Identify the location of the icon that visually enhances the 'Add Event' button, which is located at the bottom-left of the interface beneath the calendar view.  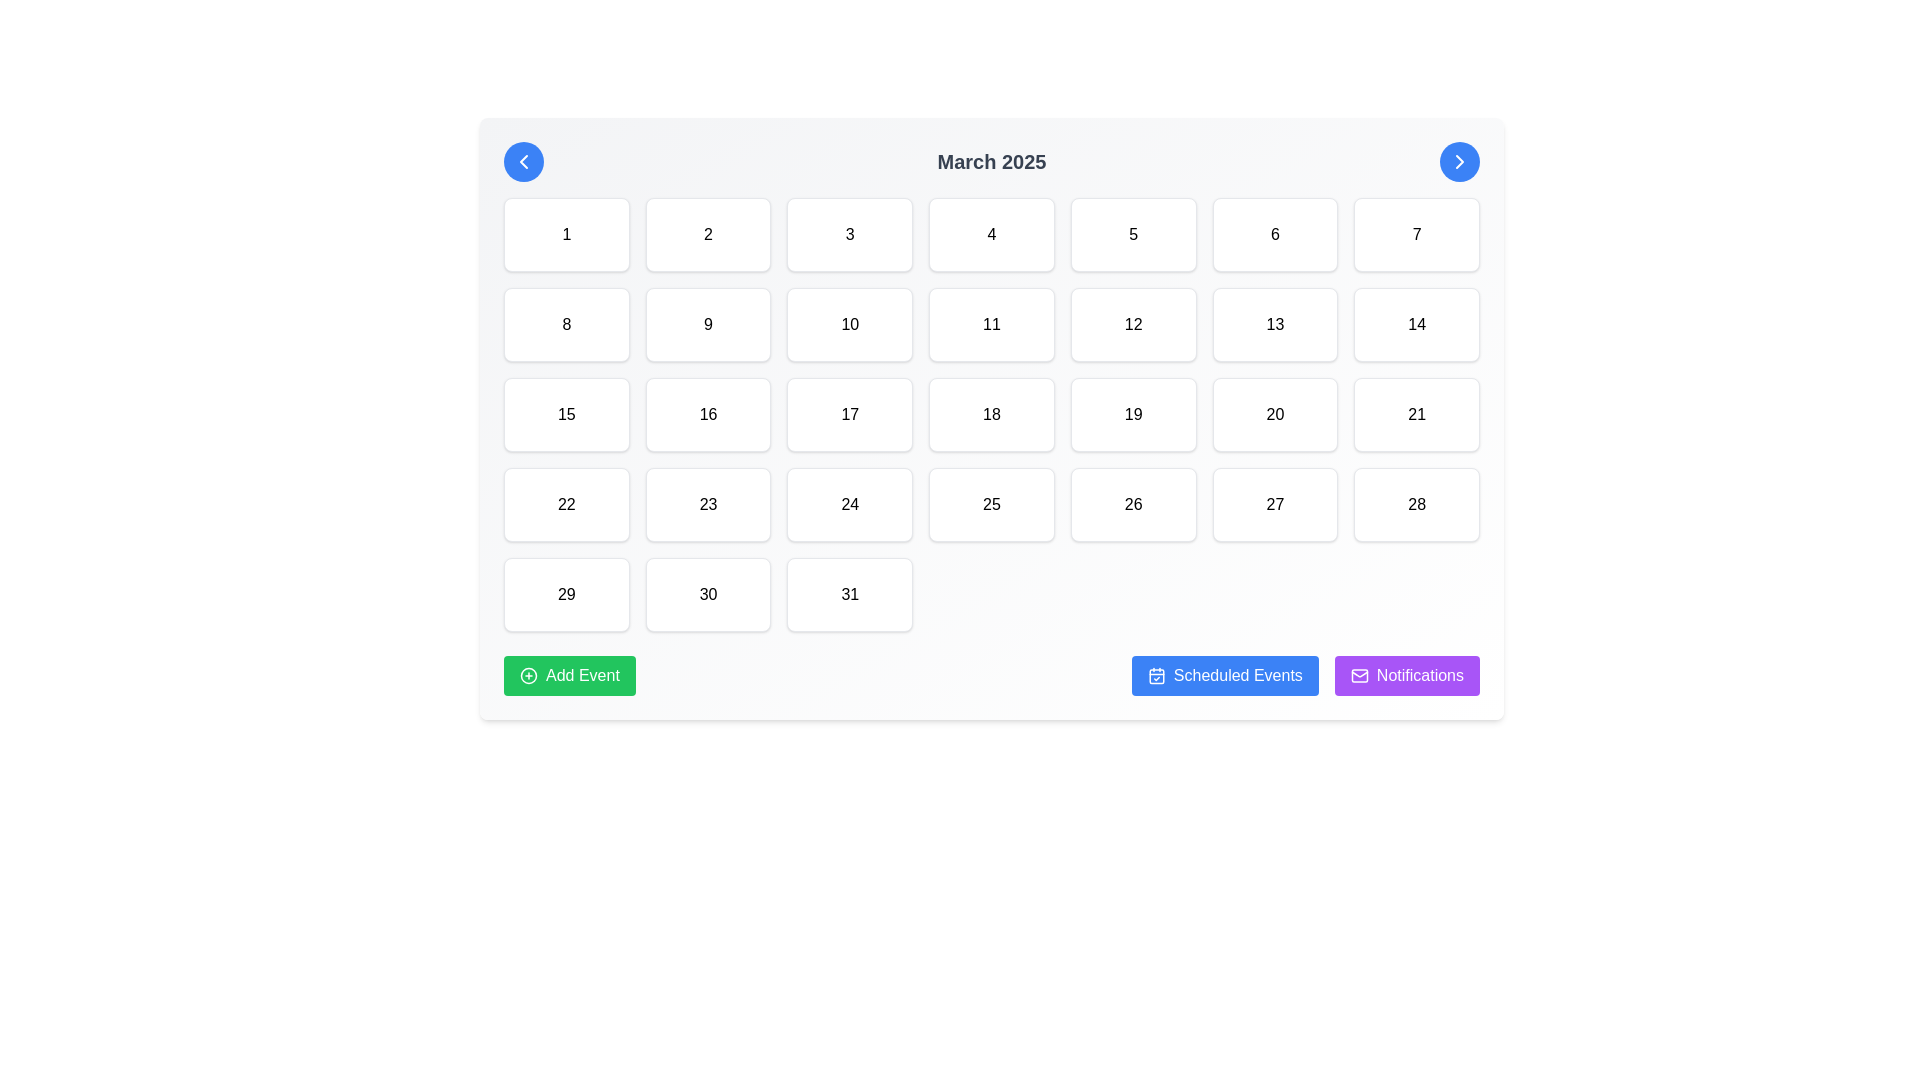
(528, 675).